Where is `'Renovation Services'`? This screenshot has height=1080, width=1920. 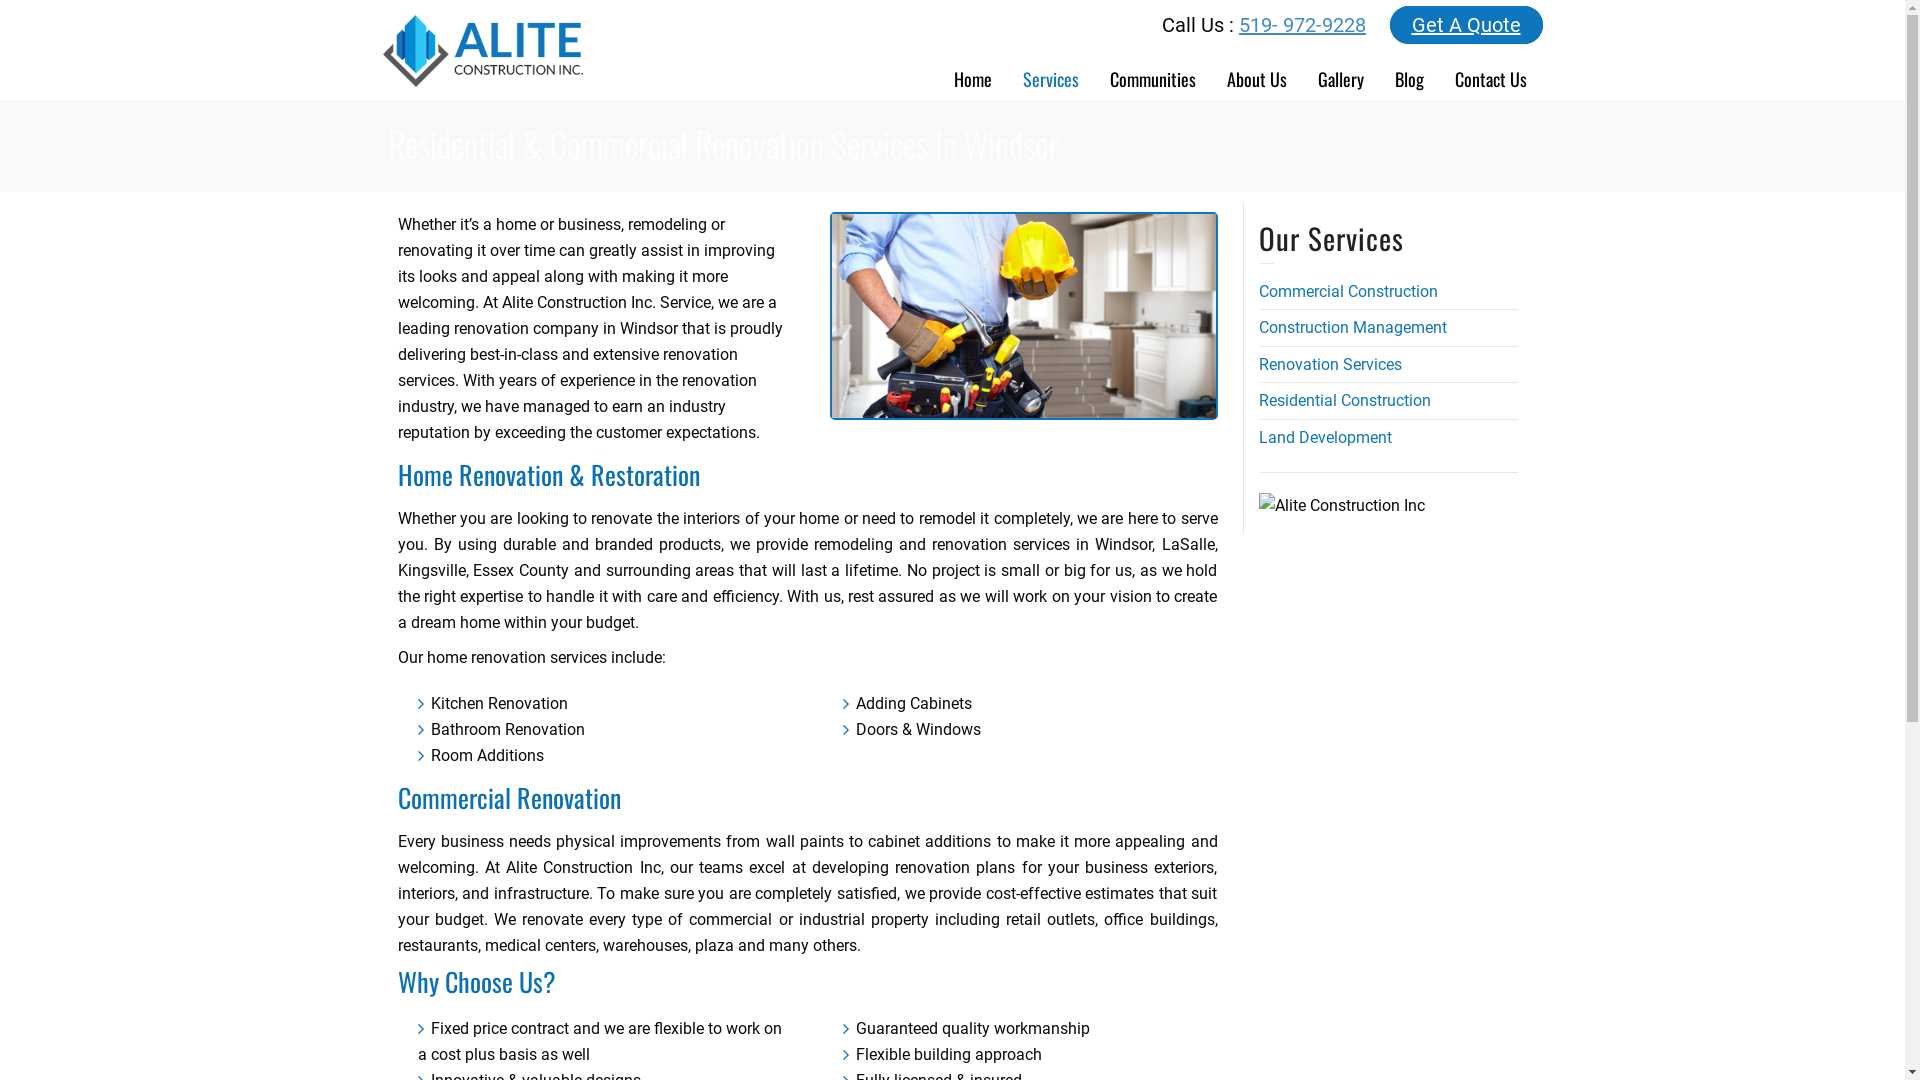
'Renovation Services' is located at coordinates (1329, 364).